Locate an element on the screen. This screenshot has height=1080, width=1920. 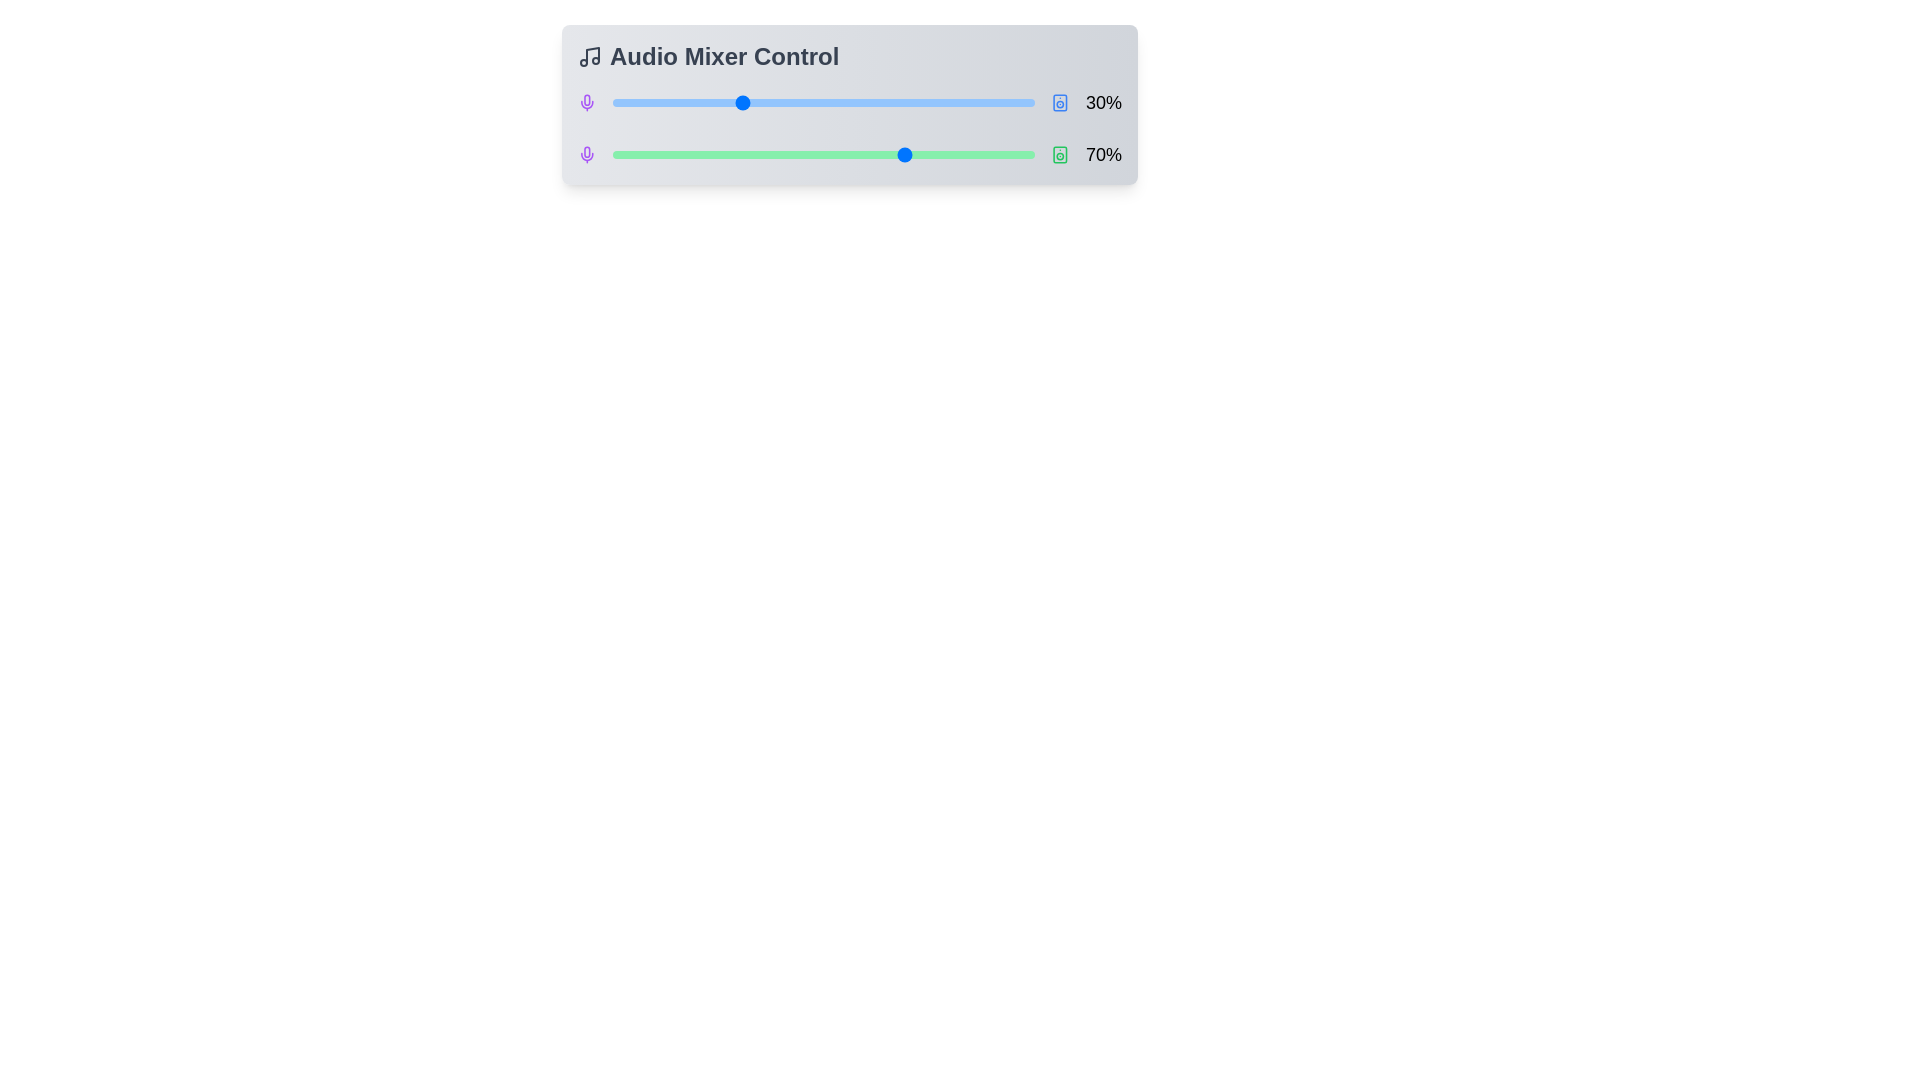
the microphone icon with a purple outline located immediately to the left of the blue slider bar marked at 30% is located at coordinates (586, 103).